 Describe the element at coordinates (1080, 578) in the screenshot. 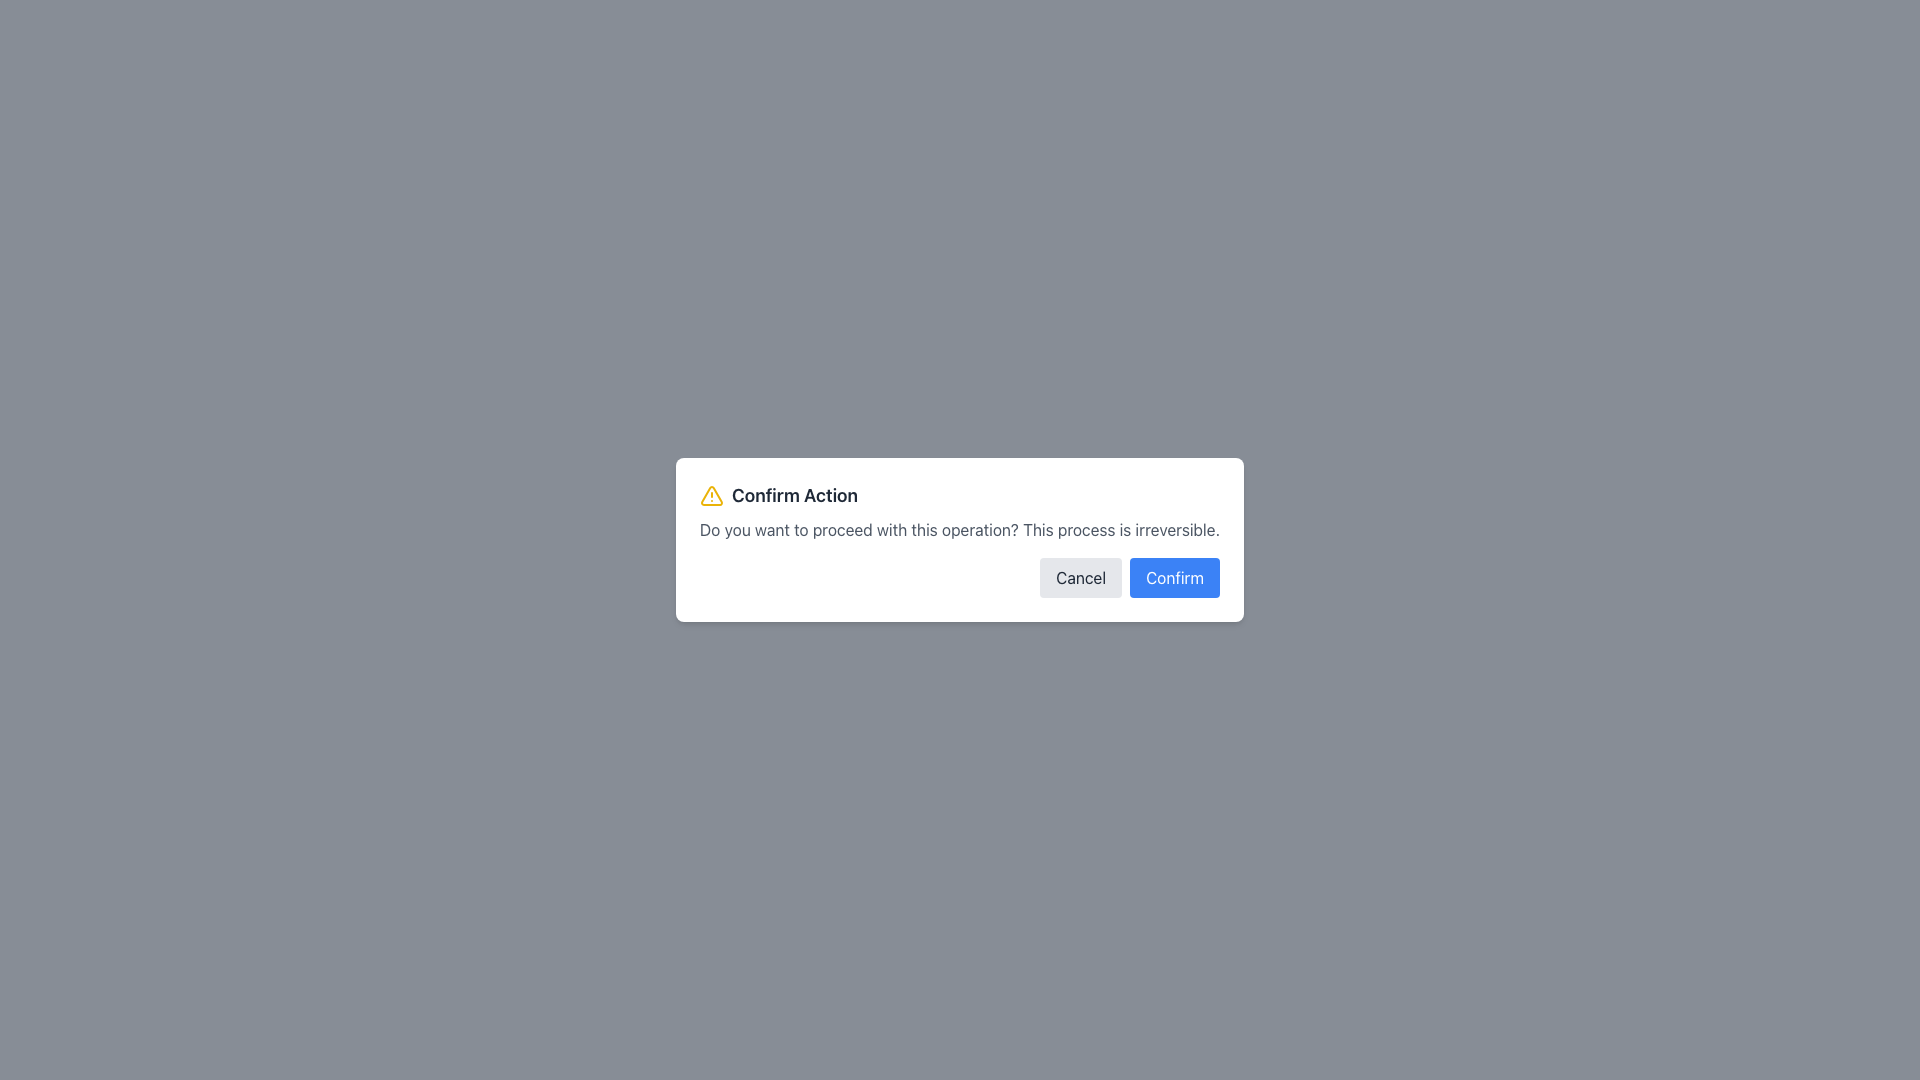

I see `the 'Cancel' button with a light gray background and dark gray text located on the right side of the modal window` at that location.